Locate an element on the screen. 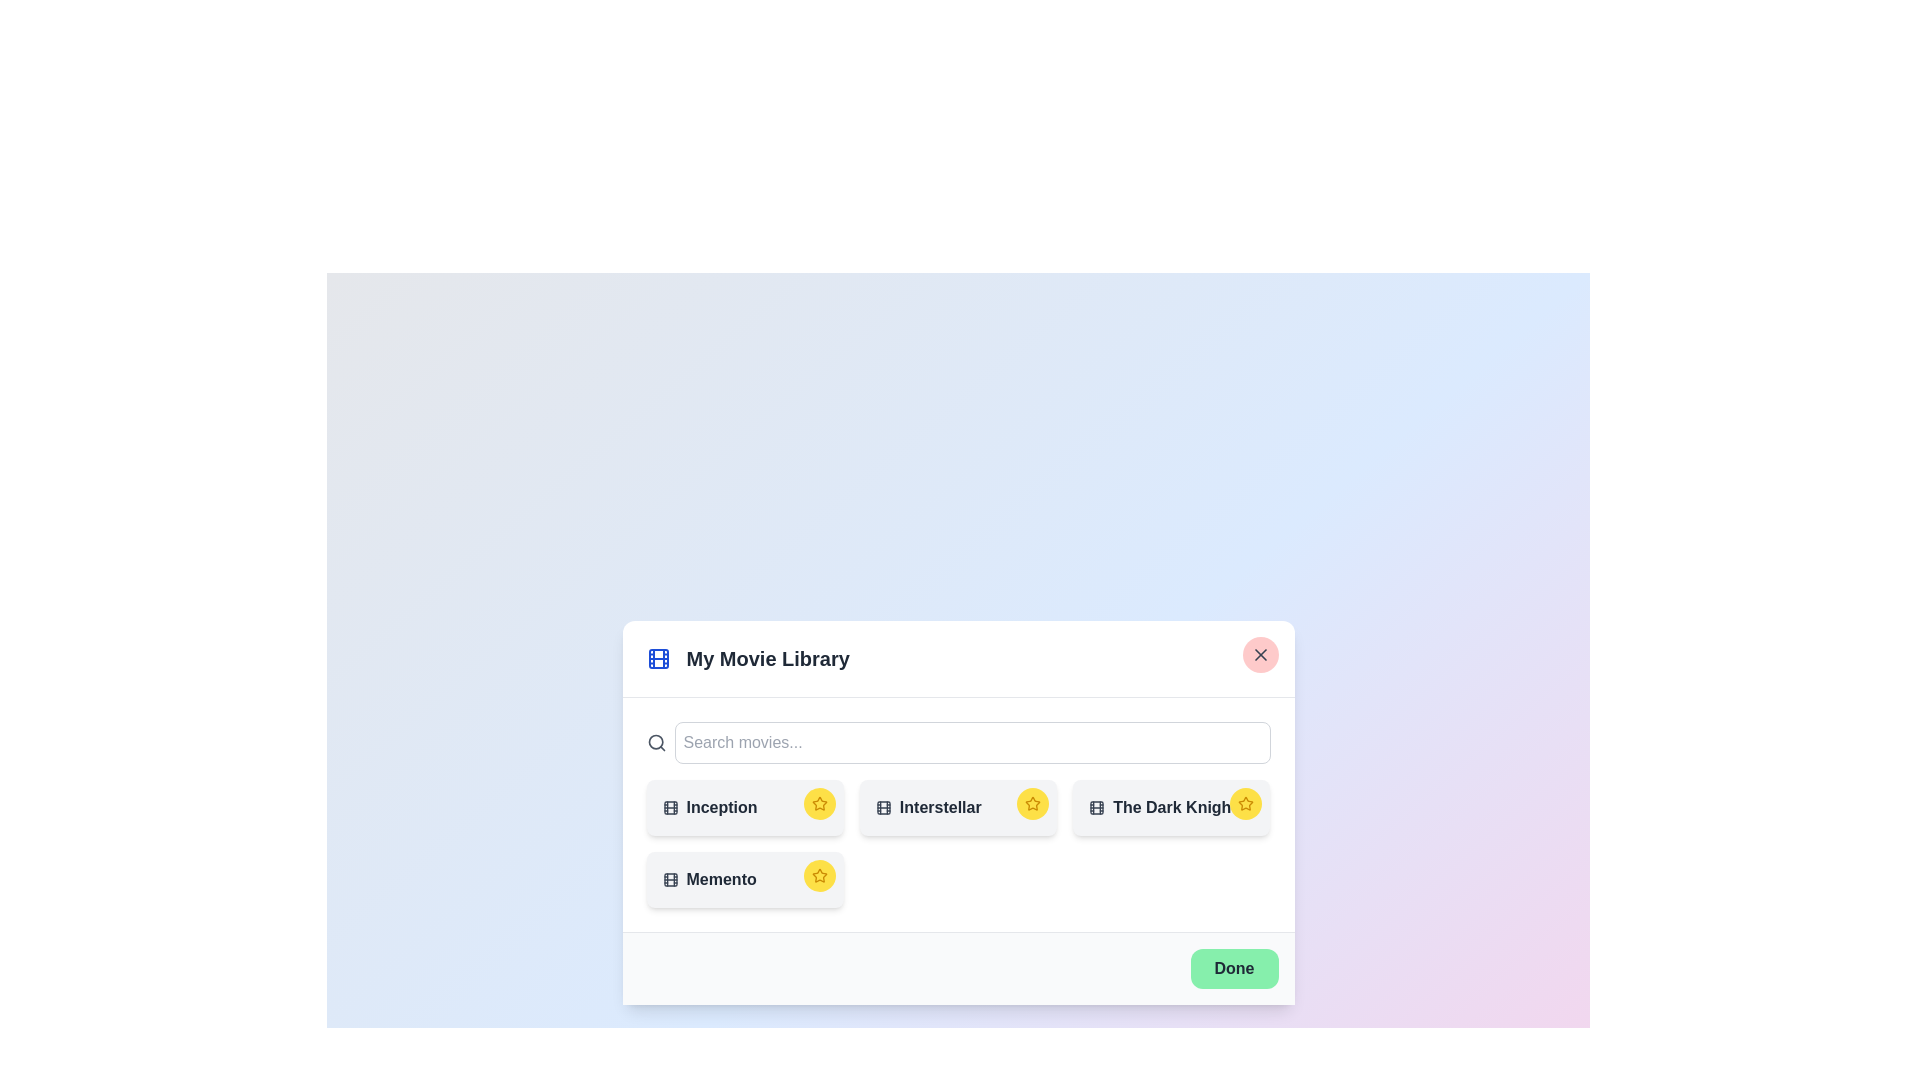  the non-interactive decorative rectangle shape in the SVG graphic that is part of the film icon next to the title 'My Movie Library' is located at coordinates (1096, 806).